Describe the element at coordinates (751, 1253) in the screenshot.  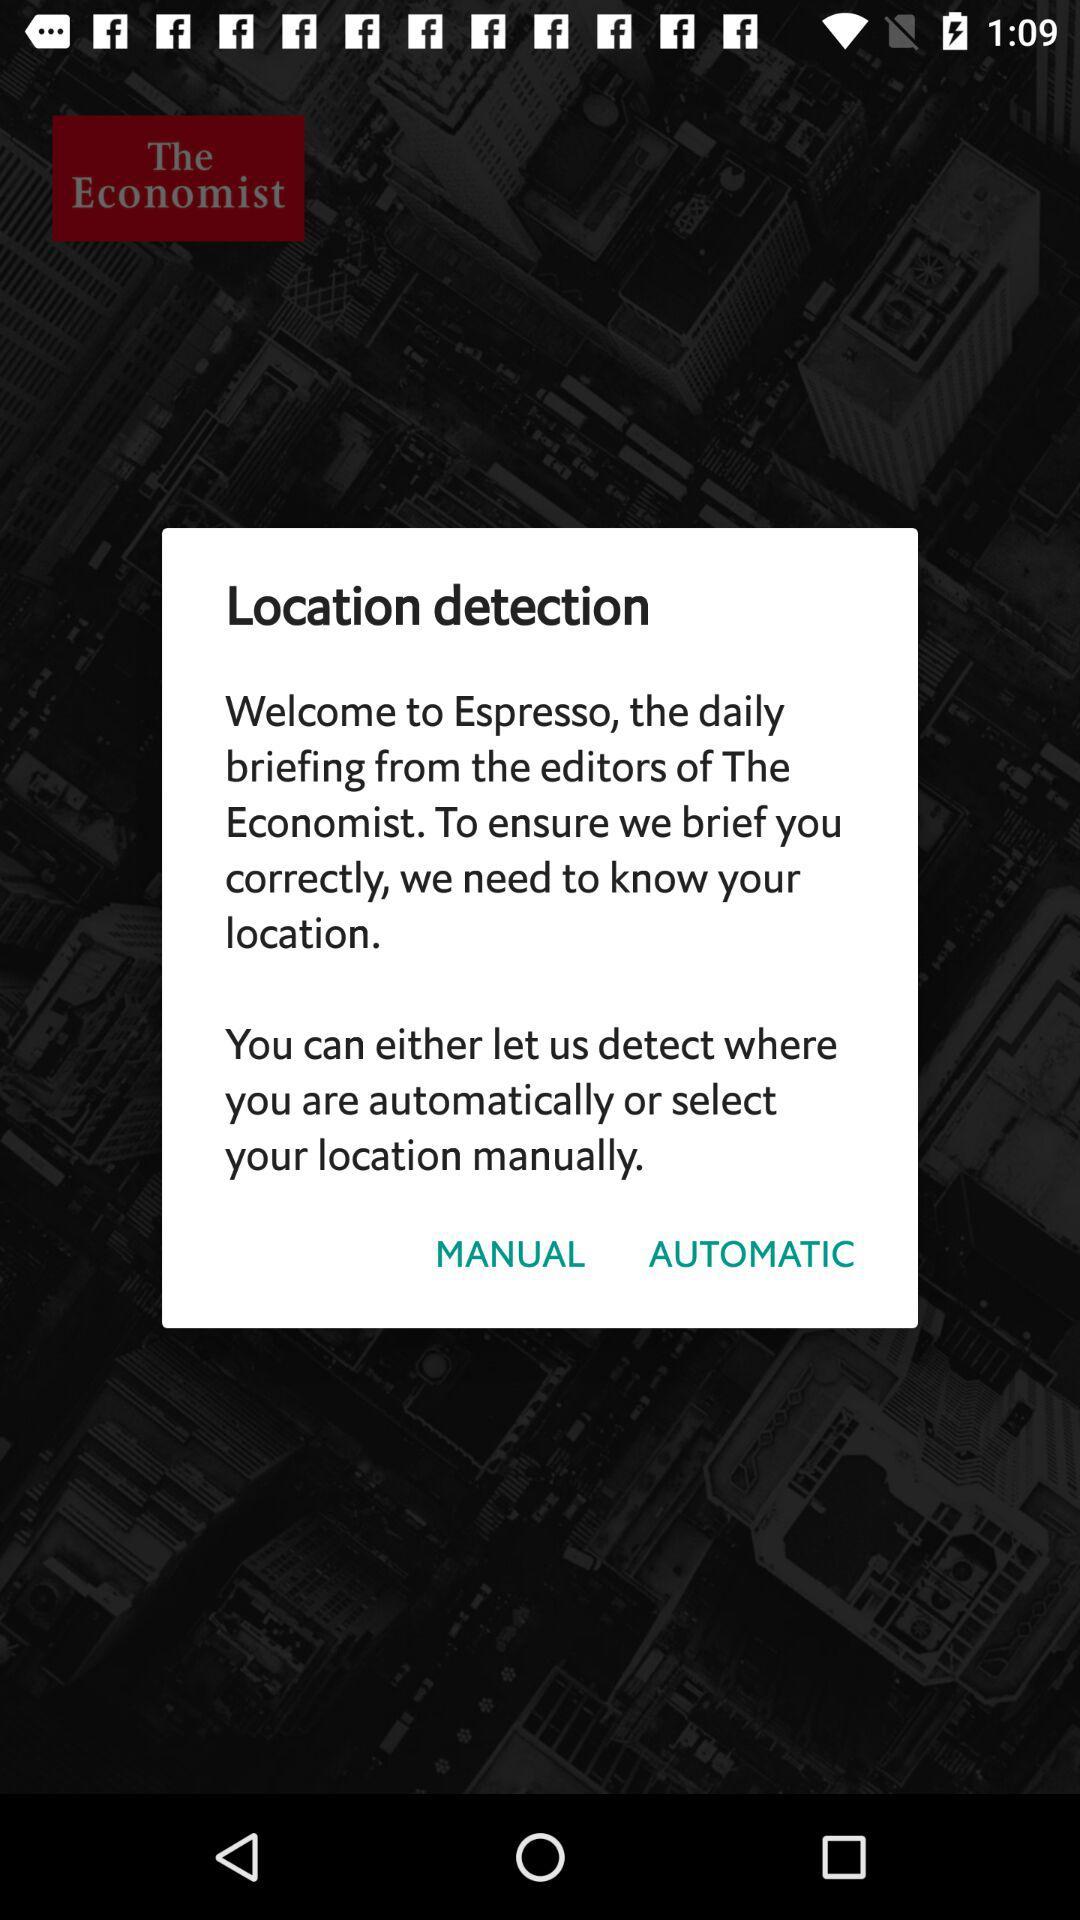
I see `the automatic icon` at that location.